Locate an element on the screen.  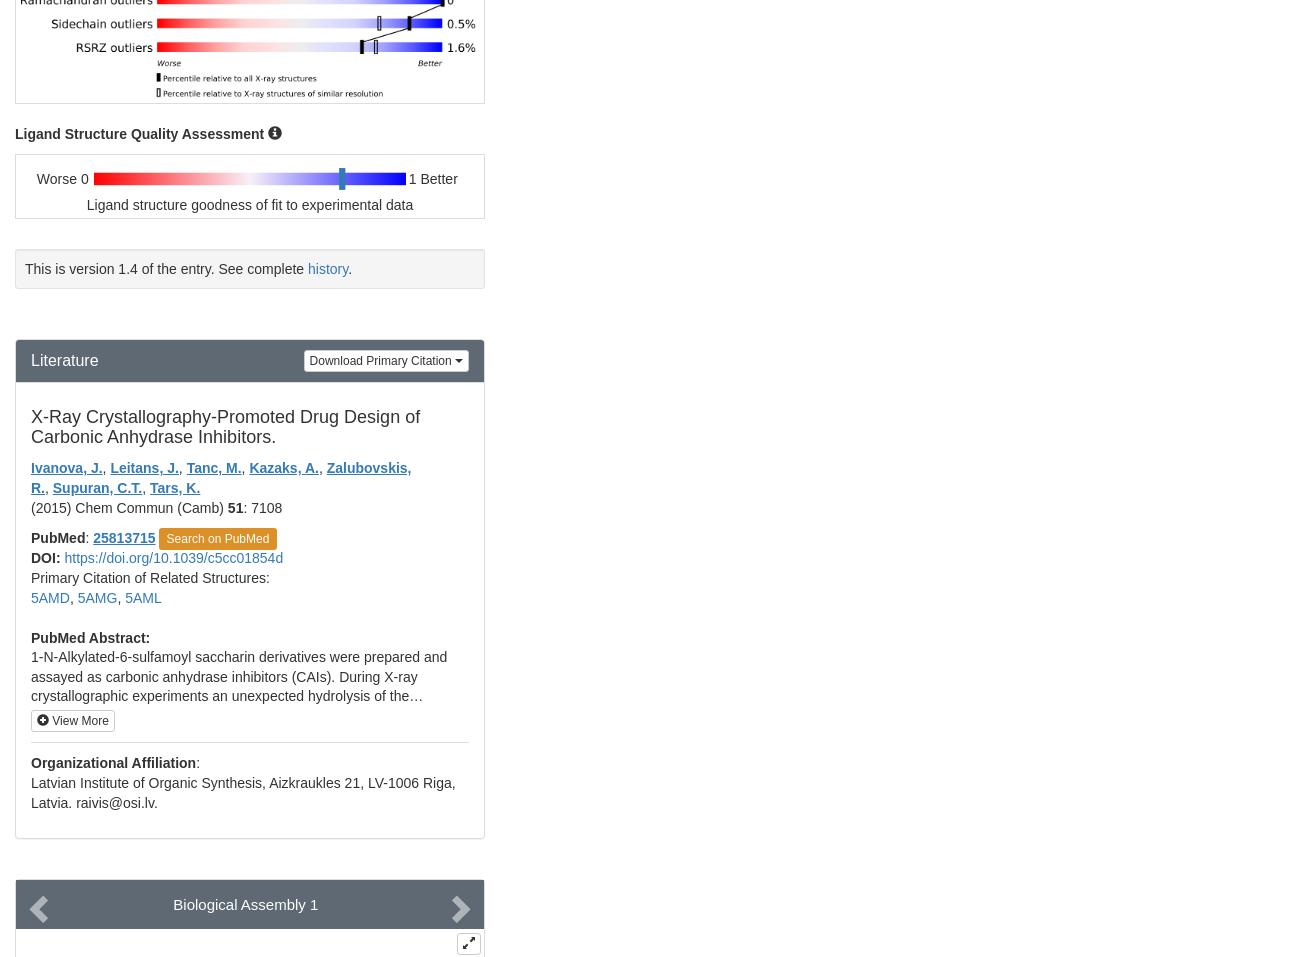
'X-Ray Crystallography-Promoted Drug Design of Carbonic Anhydrase Inhibitors.' is located at coordinates (224, 426).